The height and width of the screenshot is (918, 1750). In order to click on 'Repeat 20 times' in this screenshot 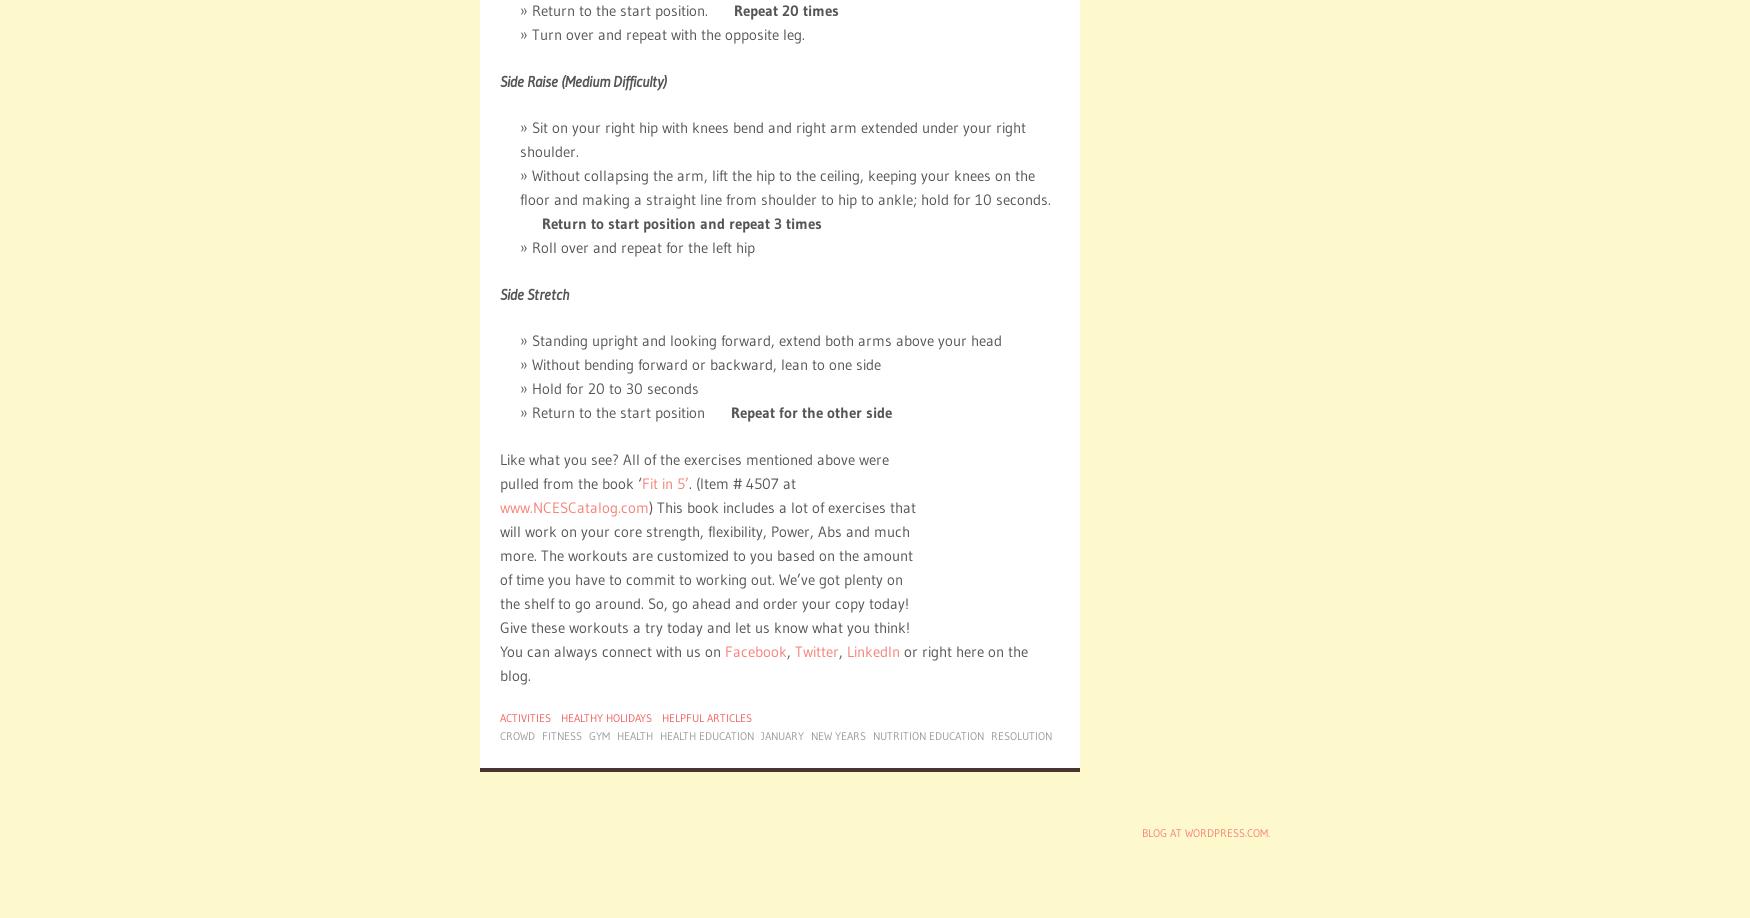, I will do `click(785, 10)`.